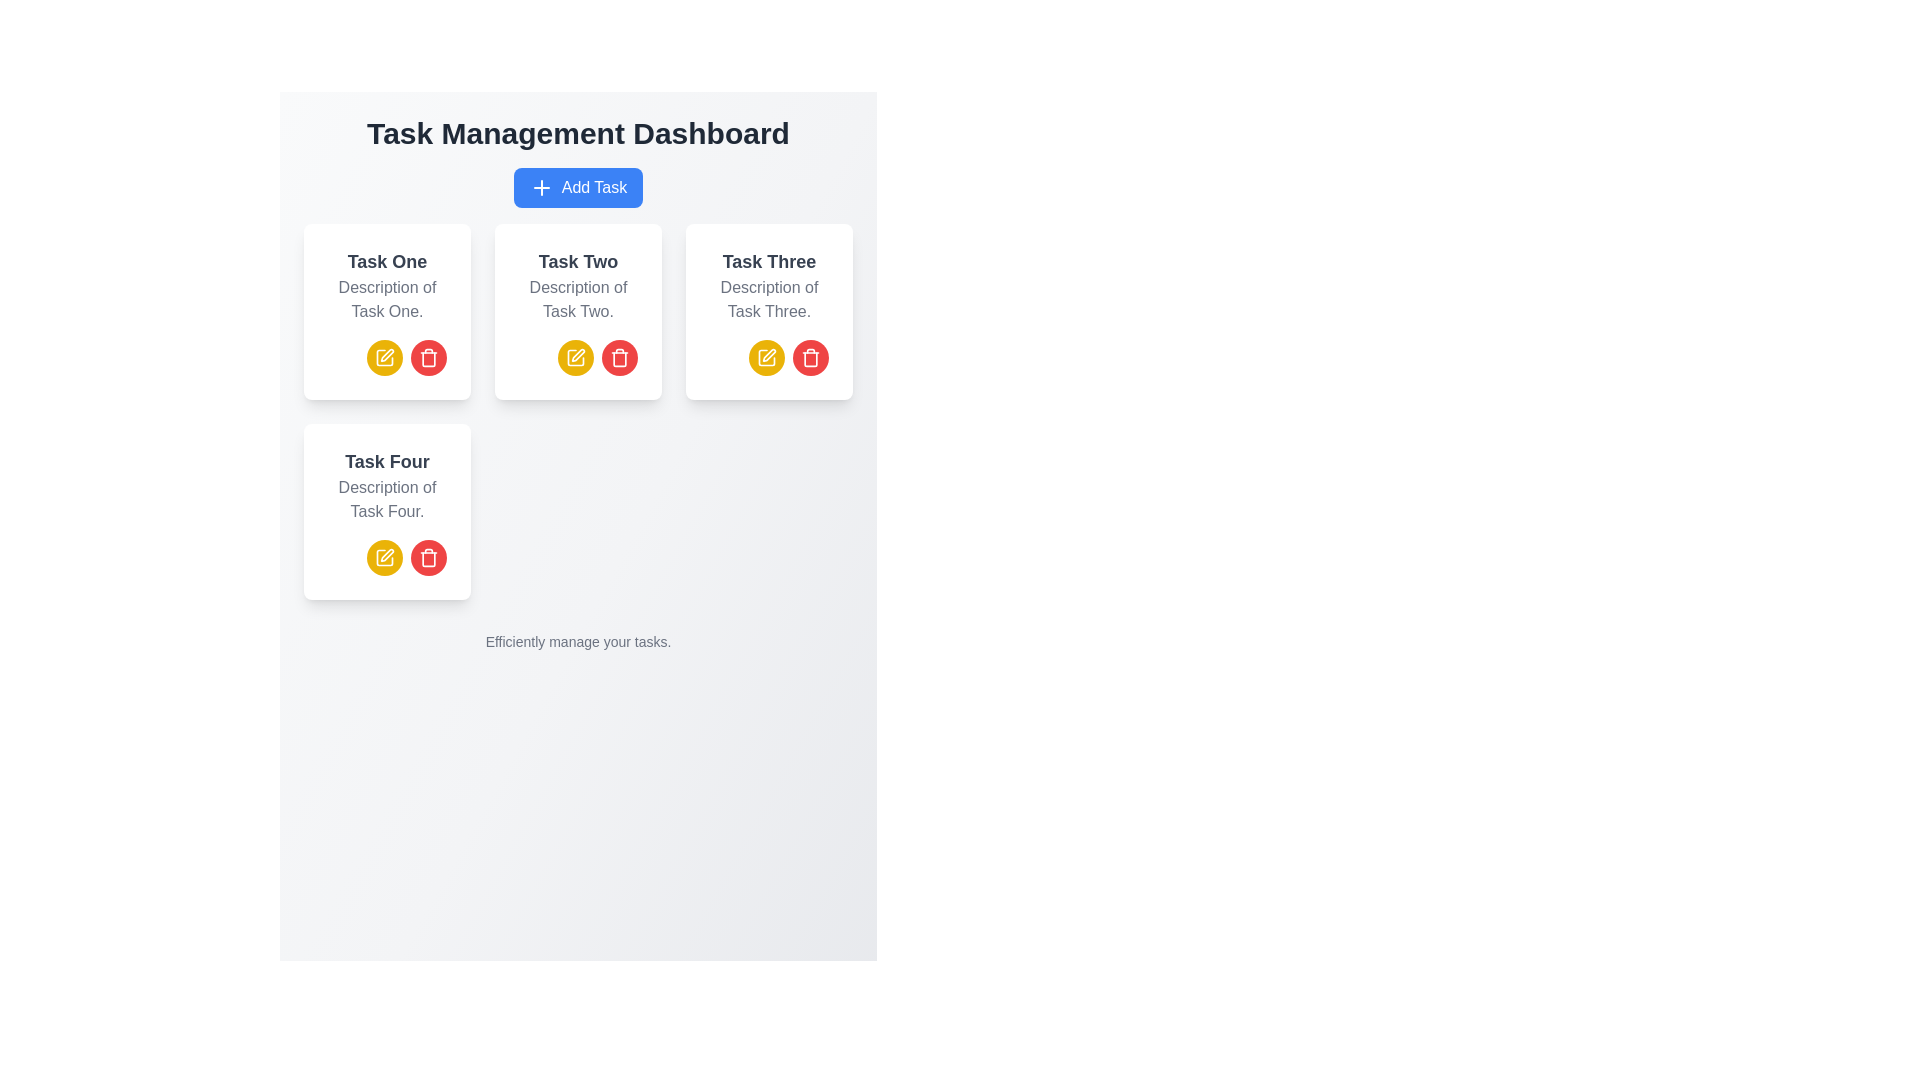 This screenshot has width=1920, height=1080. Describe the element at coordinates (427, 357) in the screenshot. I see `the delete icon button located at the bottom right corner of the 'Task Two' card` at that location.